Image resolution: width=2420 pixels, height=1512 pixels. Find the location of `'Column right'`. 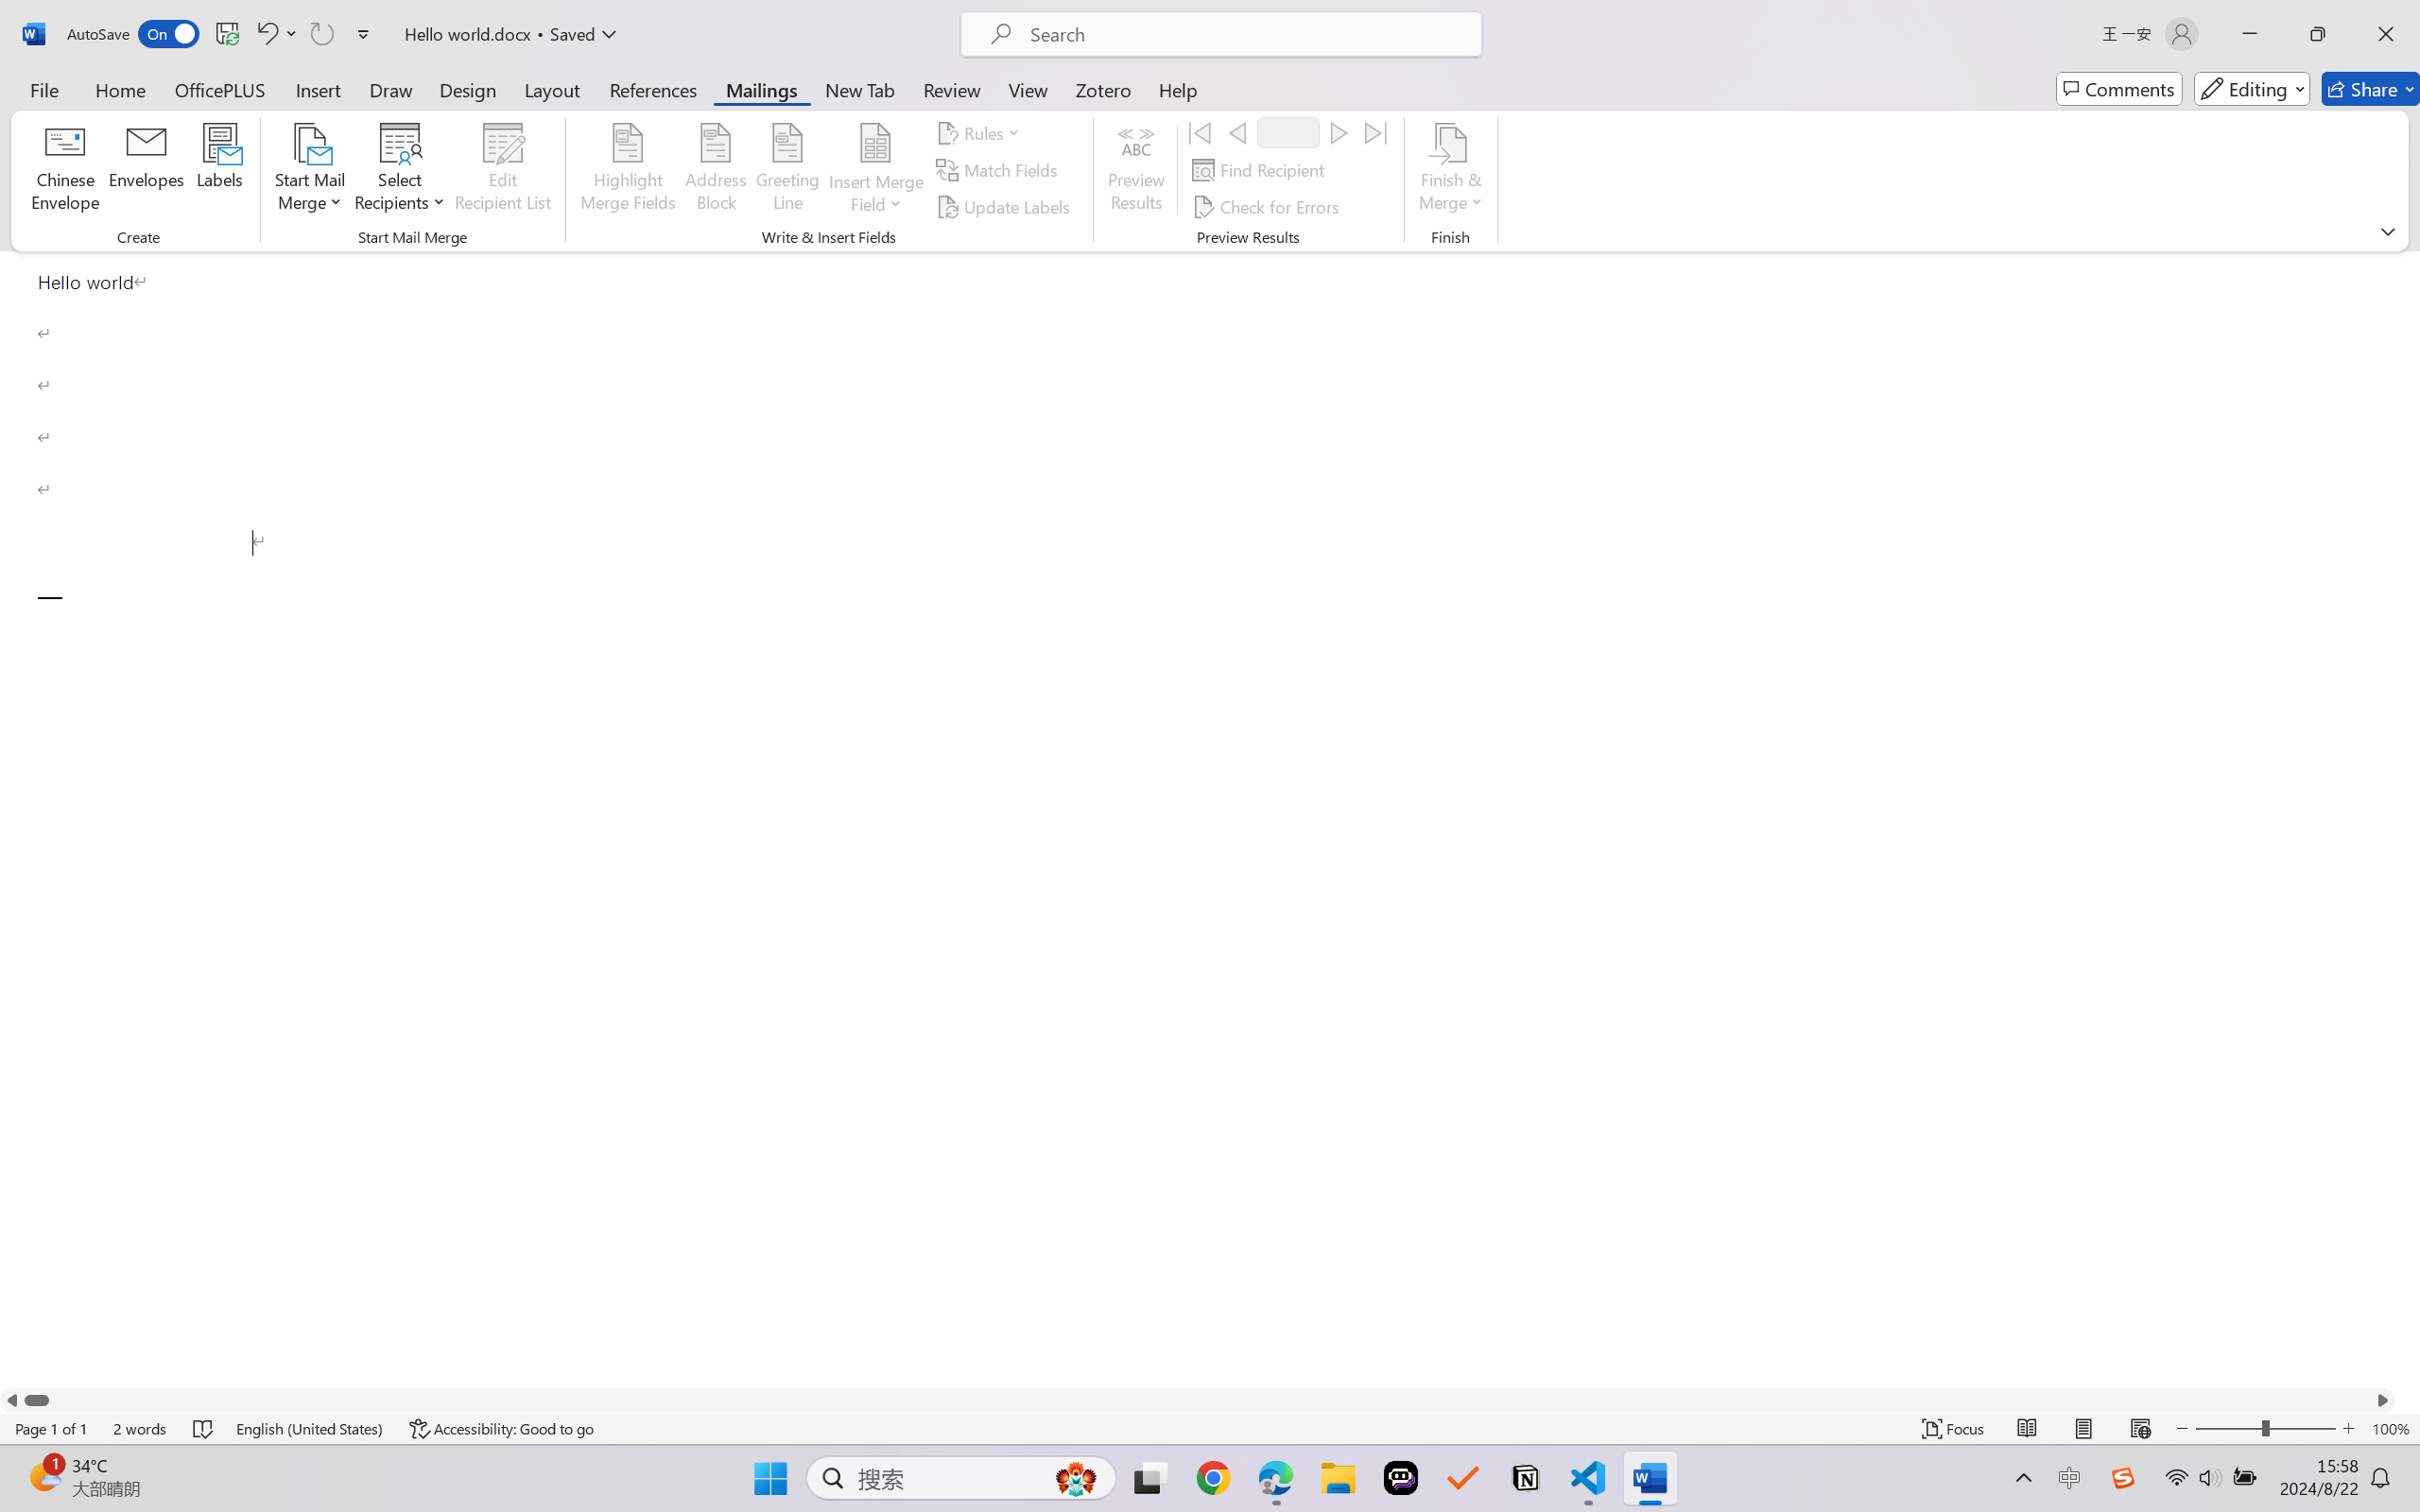

'Column right' is located at coordinates (2383, 1399).